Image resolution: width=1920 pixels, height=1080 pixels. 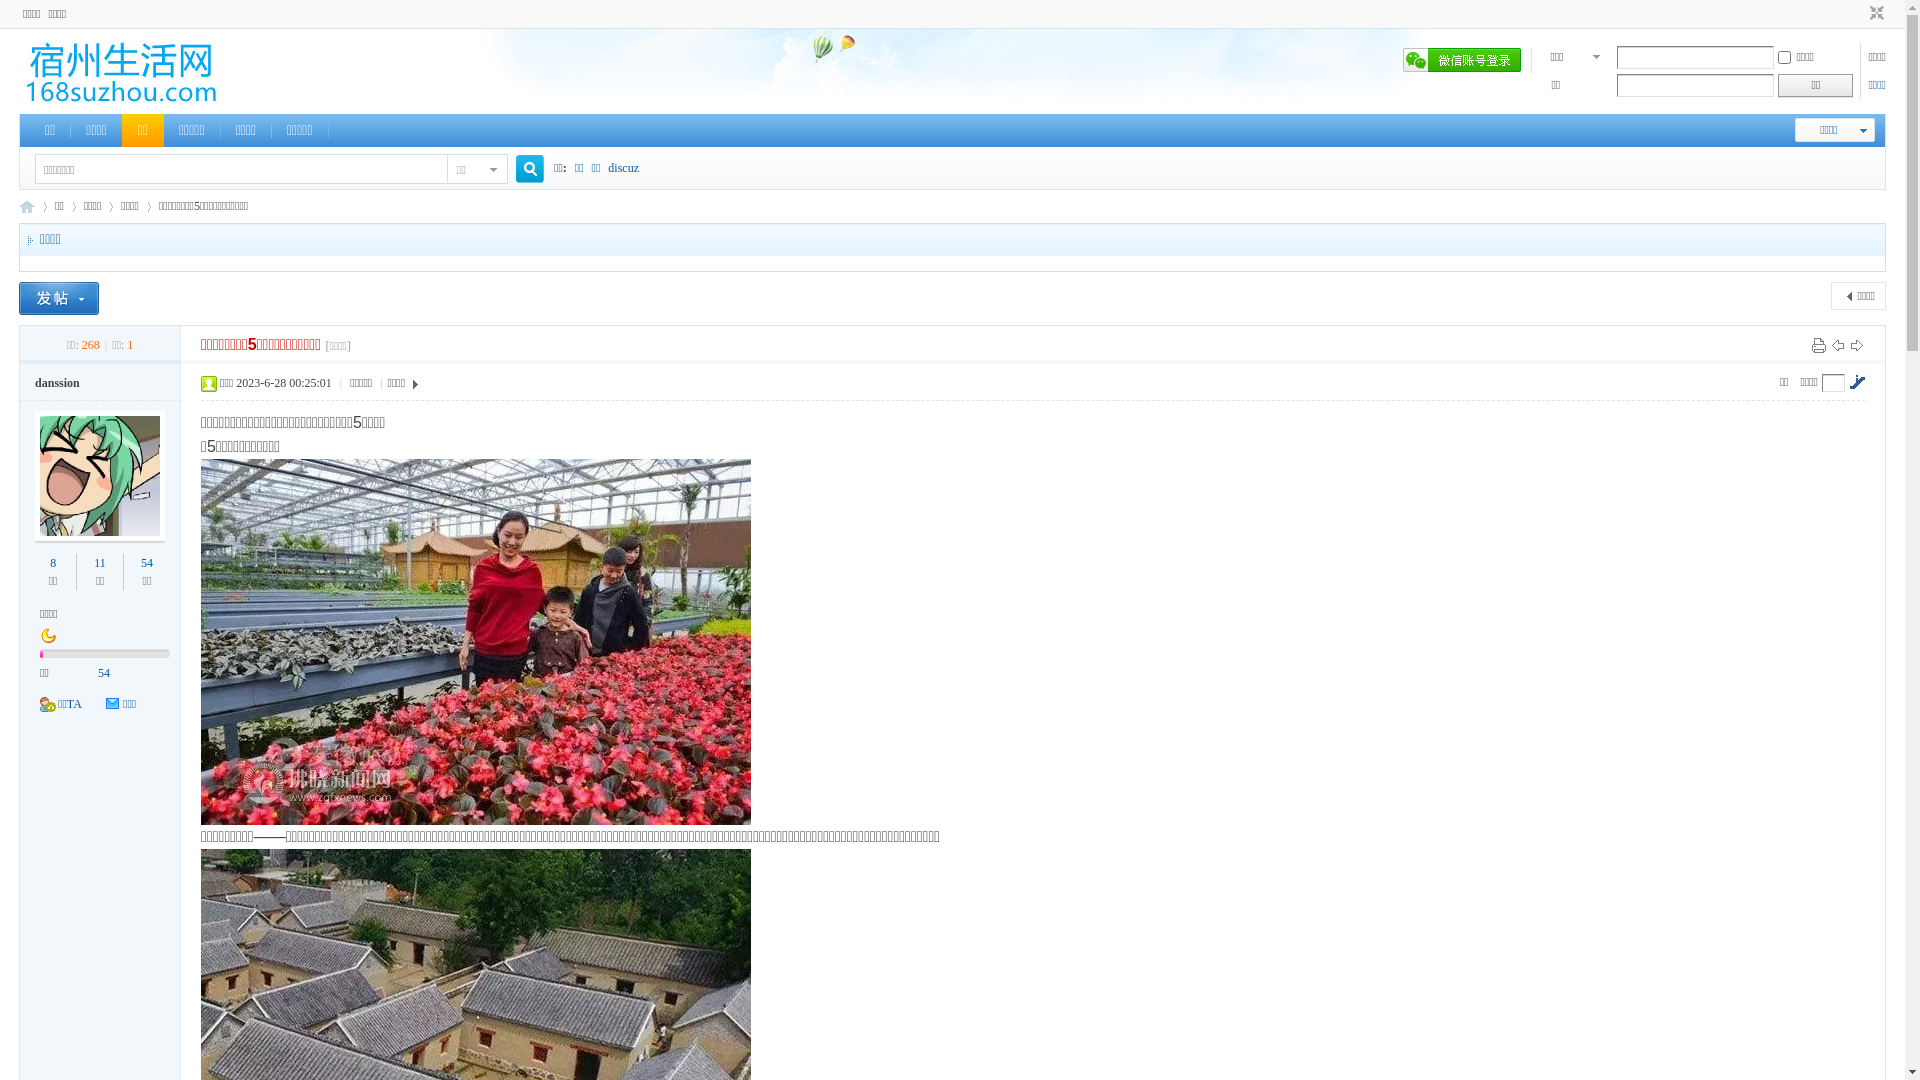 I want to click on 'danssion', so click(x=57, y=382).